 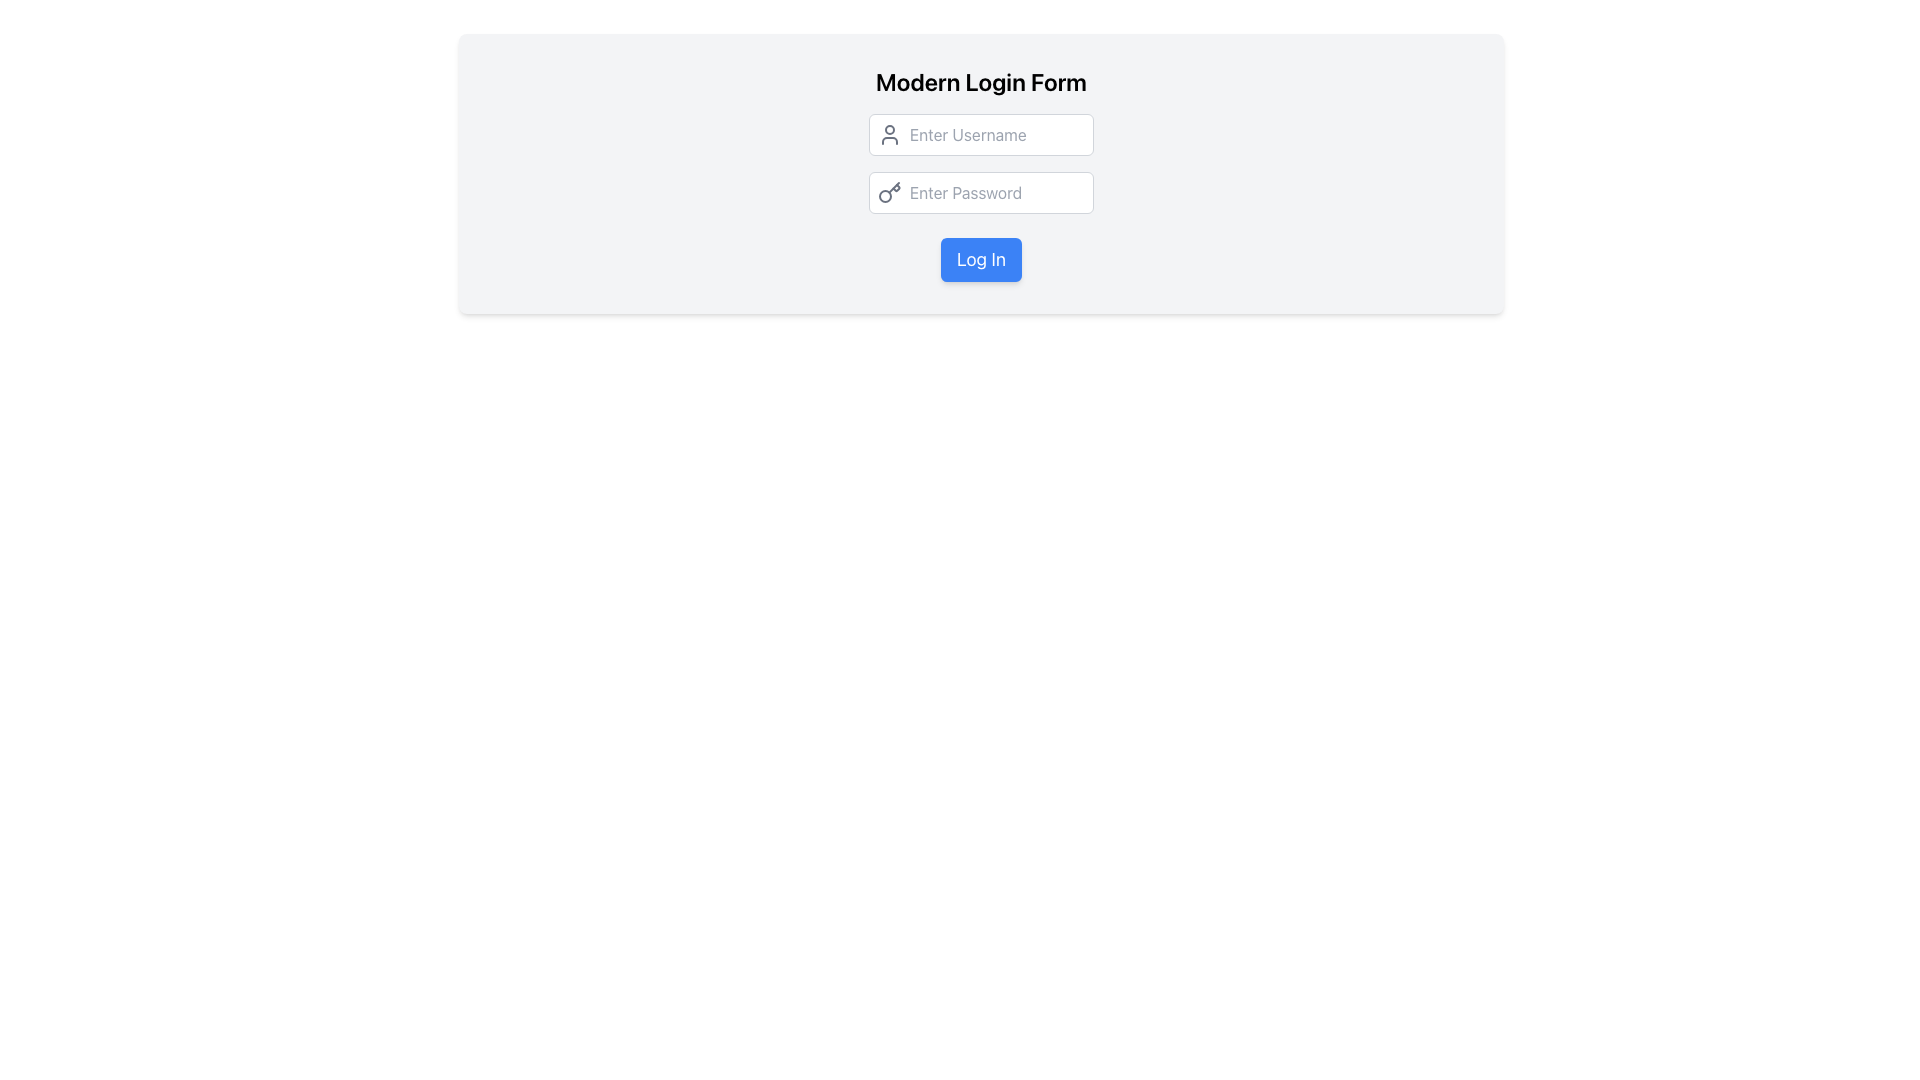 What do you see at coordinates (884, 196) in the screenshot?
I see `the SVG circle element representing a key icon within the 'Enter Password' input field on the modern login form interface` at bounding box center [884, 196].